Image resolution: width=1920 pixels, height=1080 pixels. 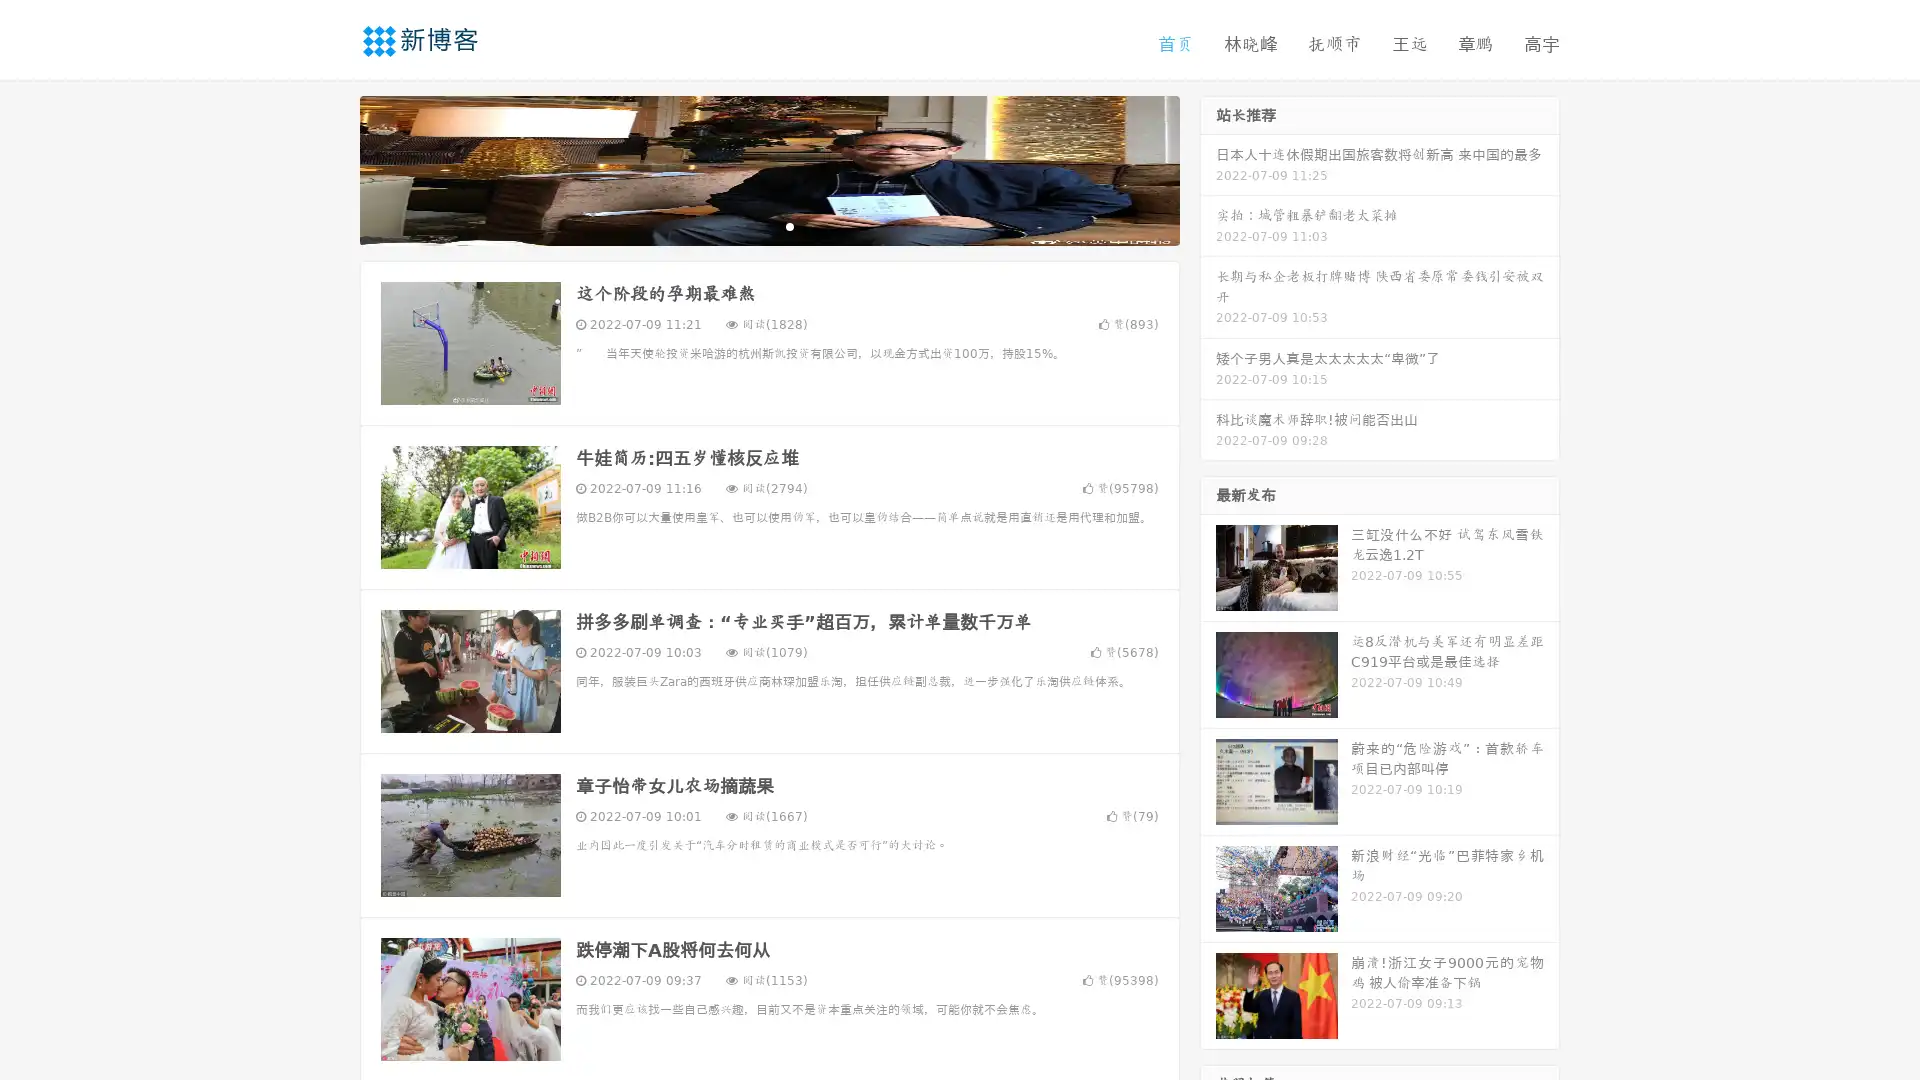 I want to click on Go to slide 3, so click(x=789, y=225).